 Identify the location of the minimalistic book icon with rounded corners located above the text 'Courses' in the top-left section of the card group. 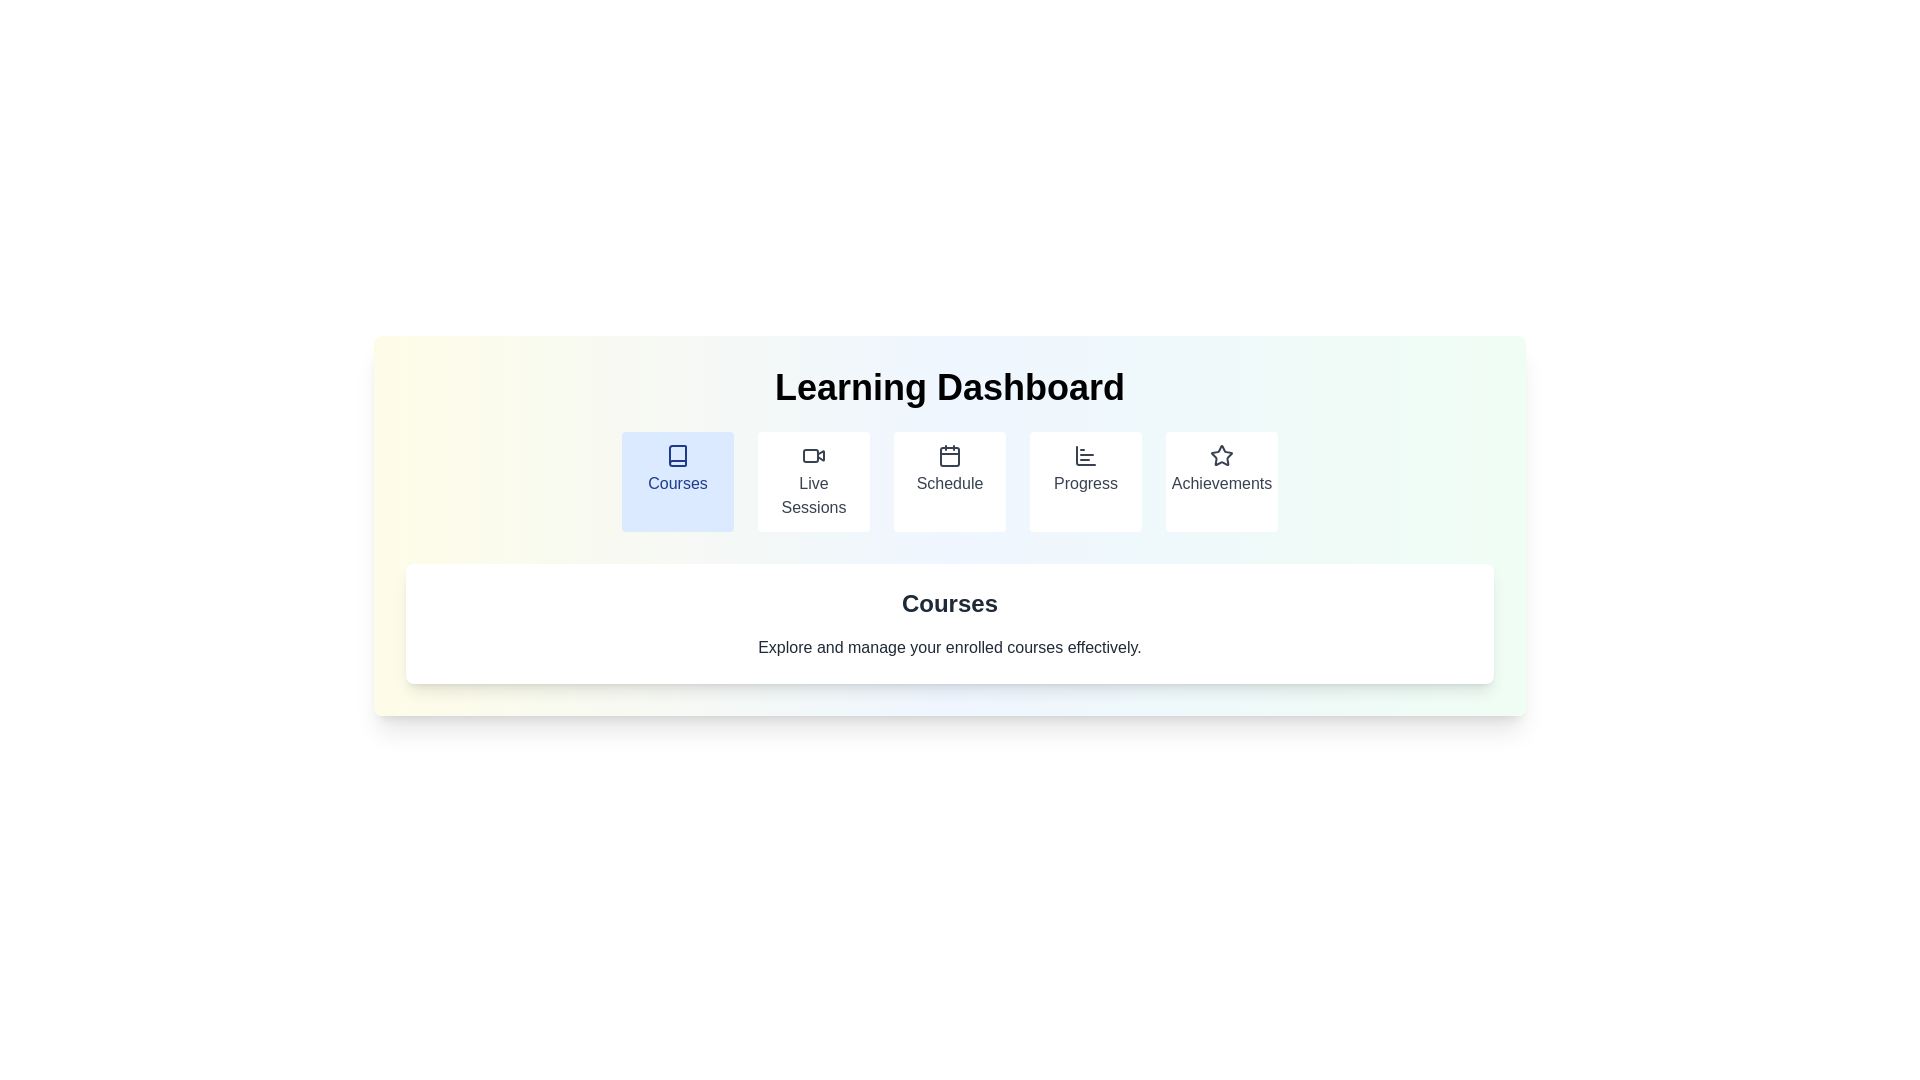
(677, 455).